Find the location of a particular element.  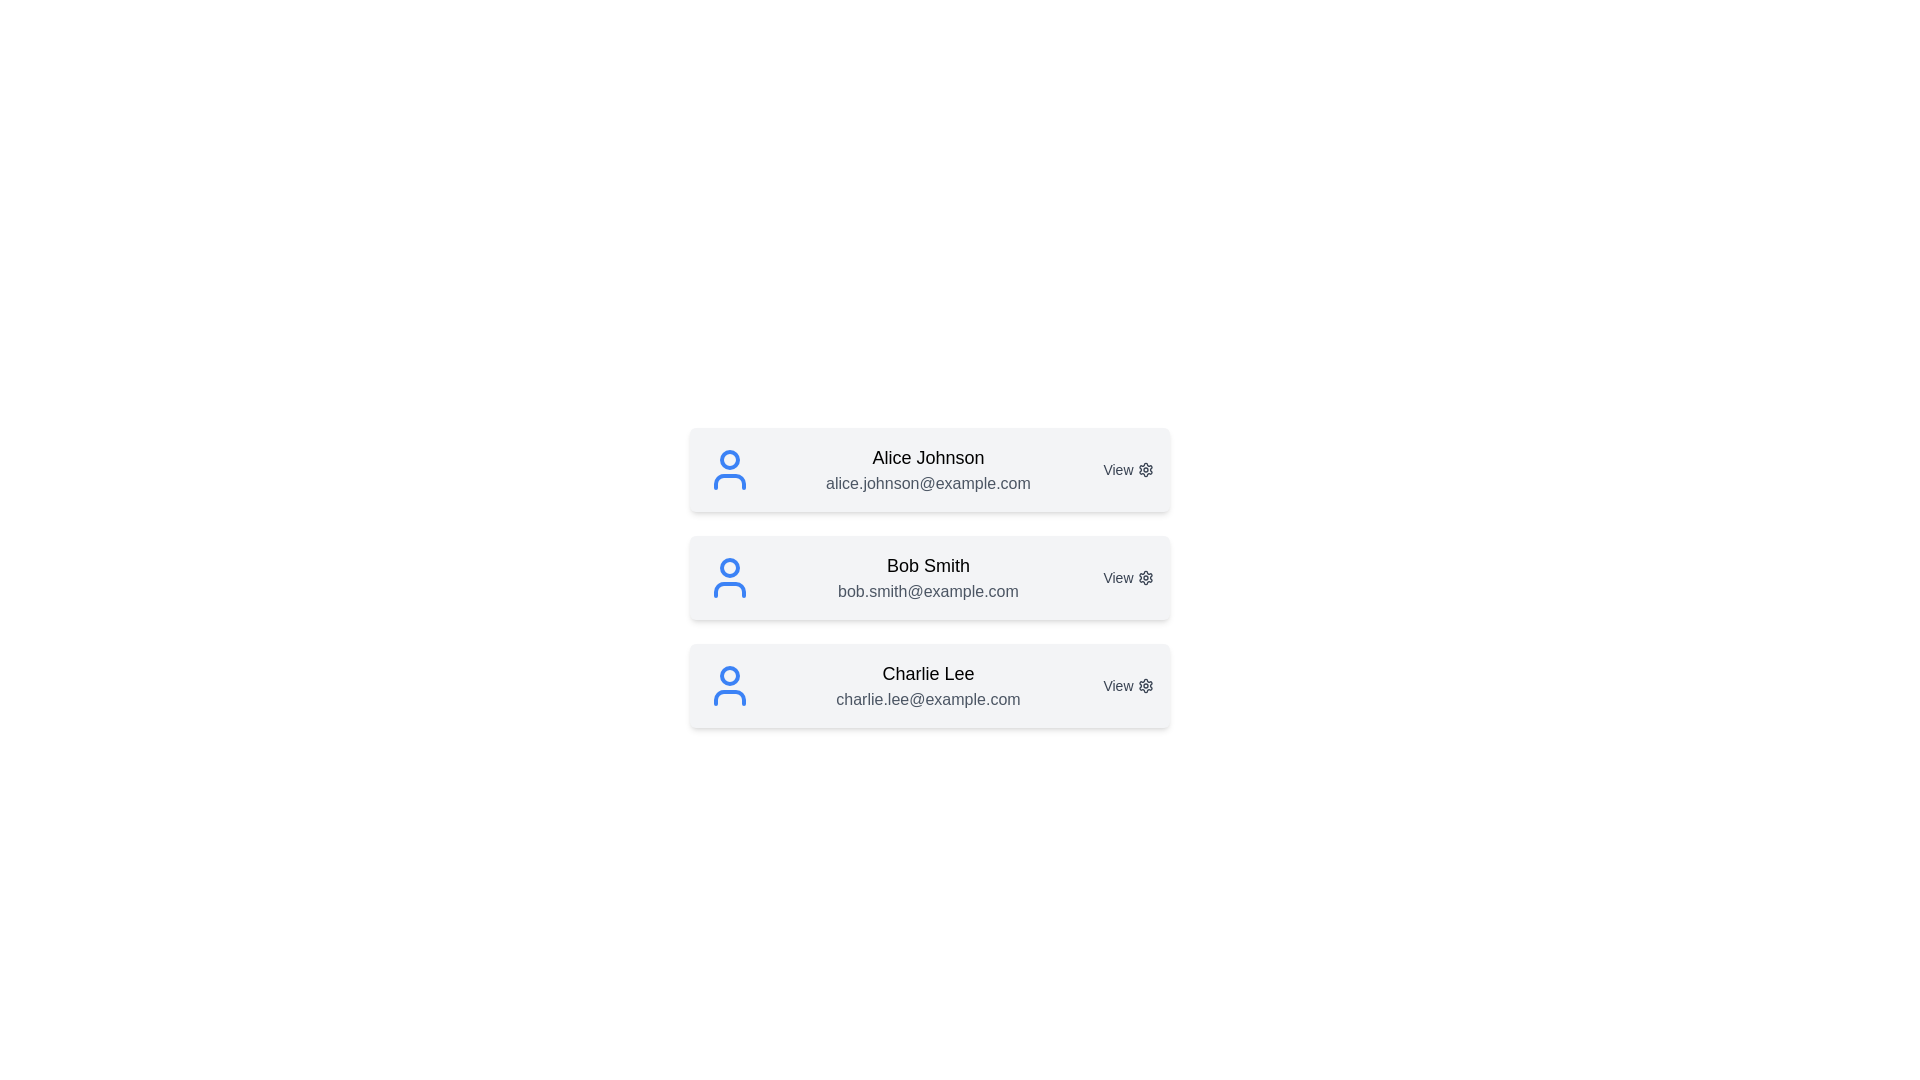

email address text displayed directly under the user name 'Bob Smith', which is centrally aligned within the user's detail box is located at coordinates (927, 590).